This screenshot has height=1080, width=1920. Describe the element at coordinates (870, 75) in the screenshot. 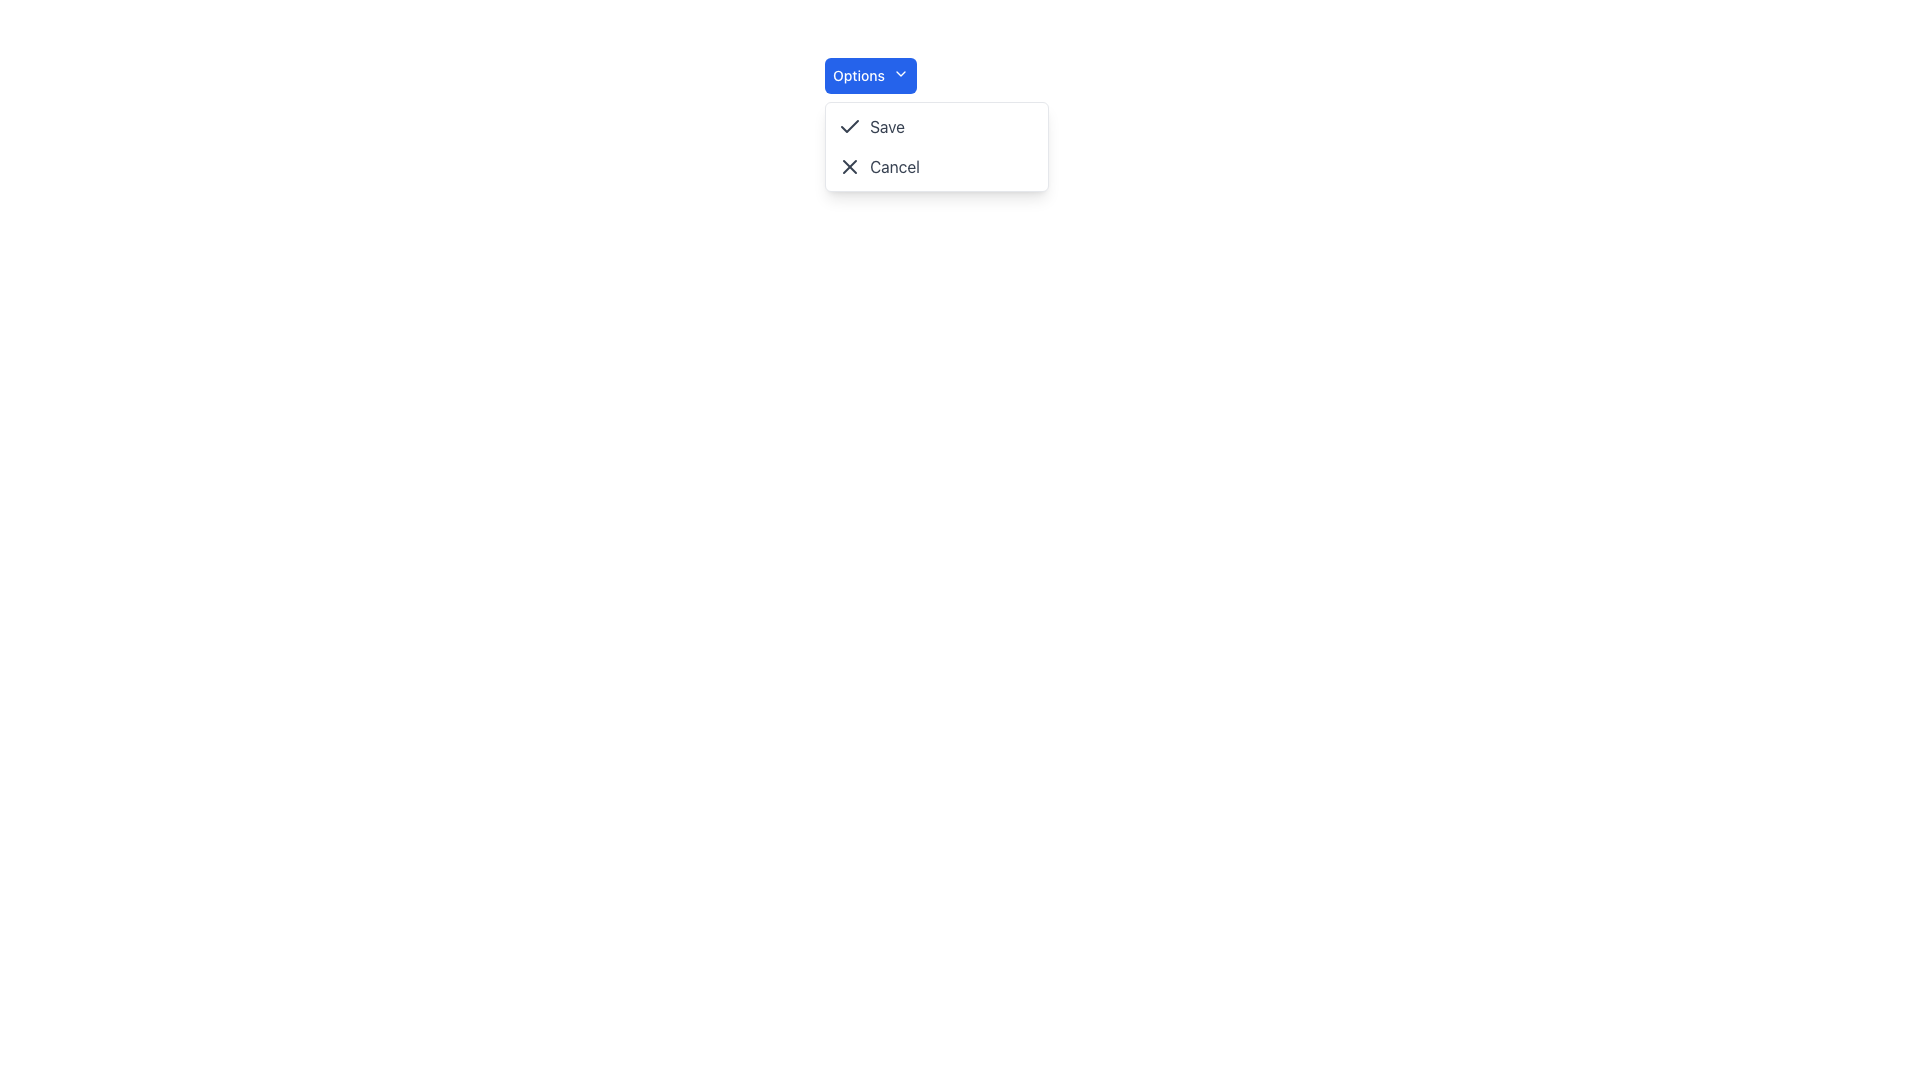

I see `the blue 'Options' button with white text and a chevron-down icon` at that location.